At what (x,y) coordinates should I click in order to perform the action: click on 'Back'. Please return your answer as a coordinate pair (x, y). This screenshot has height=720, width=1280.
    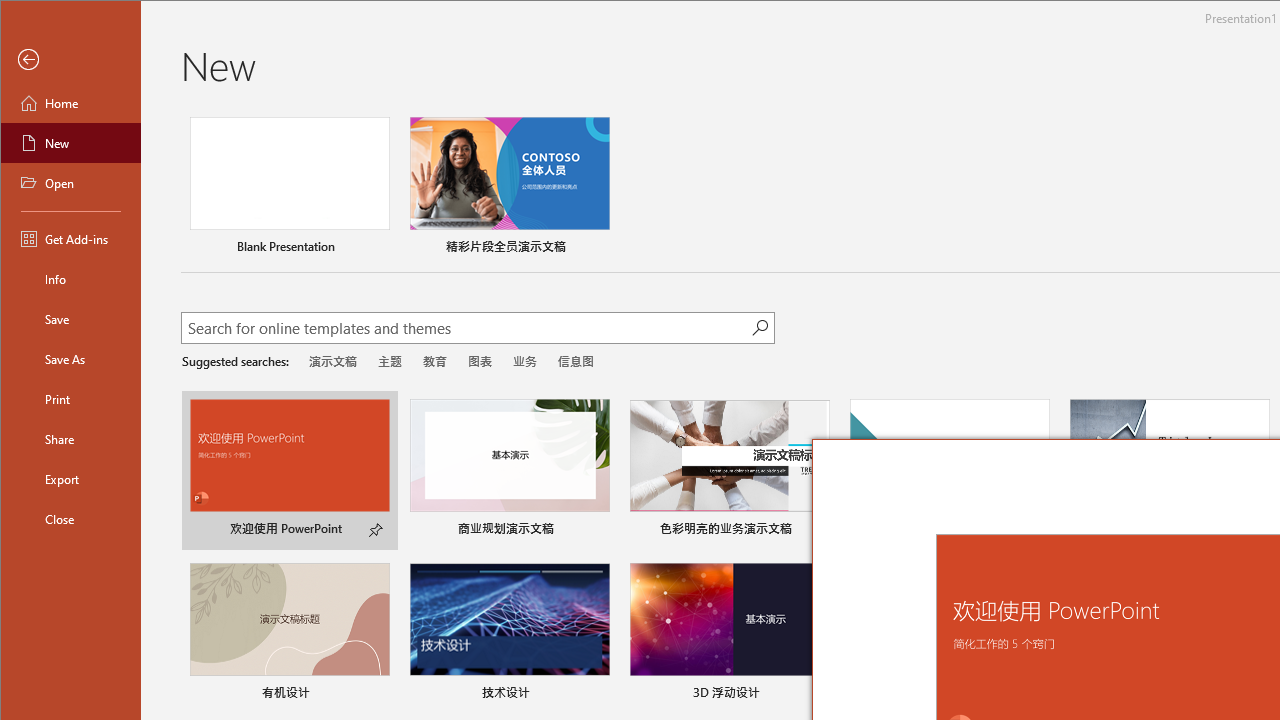
    Looking at the image, I should click on (71, 59).